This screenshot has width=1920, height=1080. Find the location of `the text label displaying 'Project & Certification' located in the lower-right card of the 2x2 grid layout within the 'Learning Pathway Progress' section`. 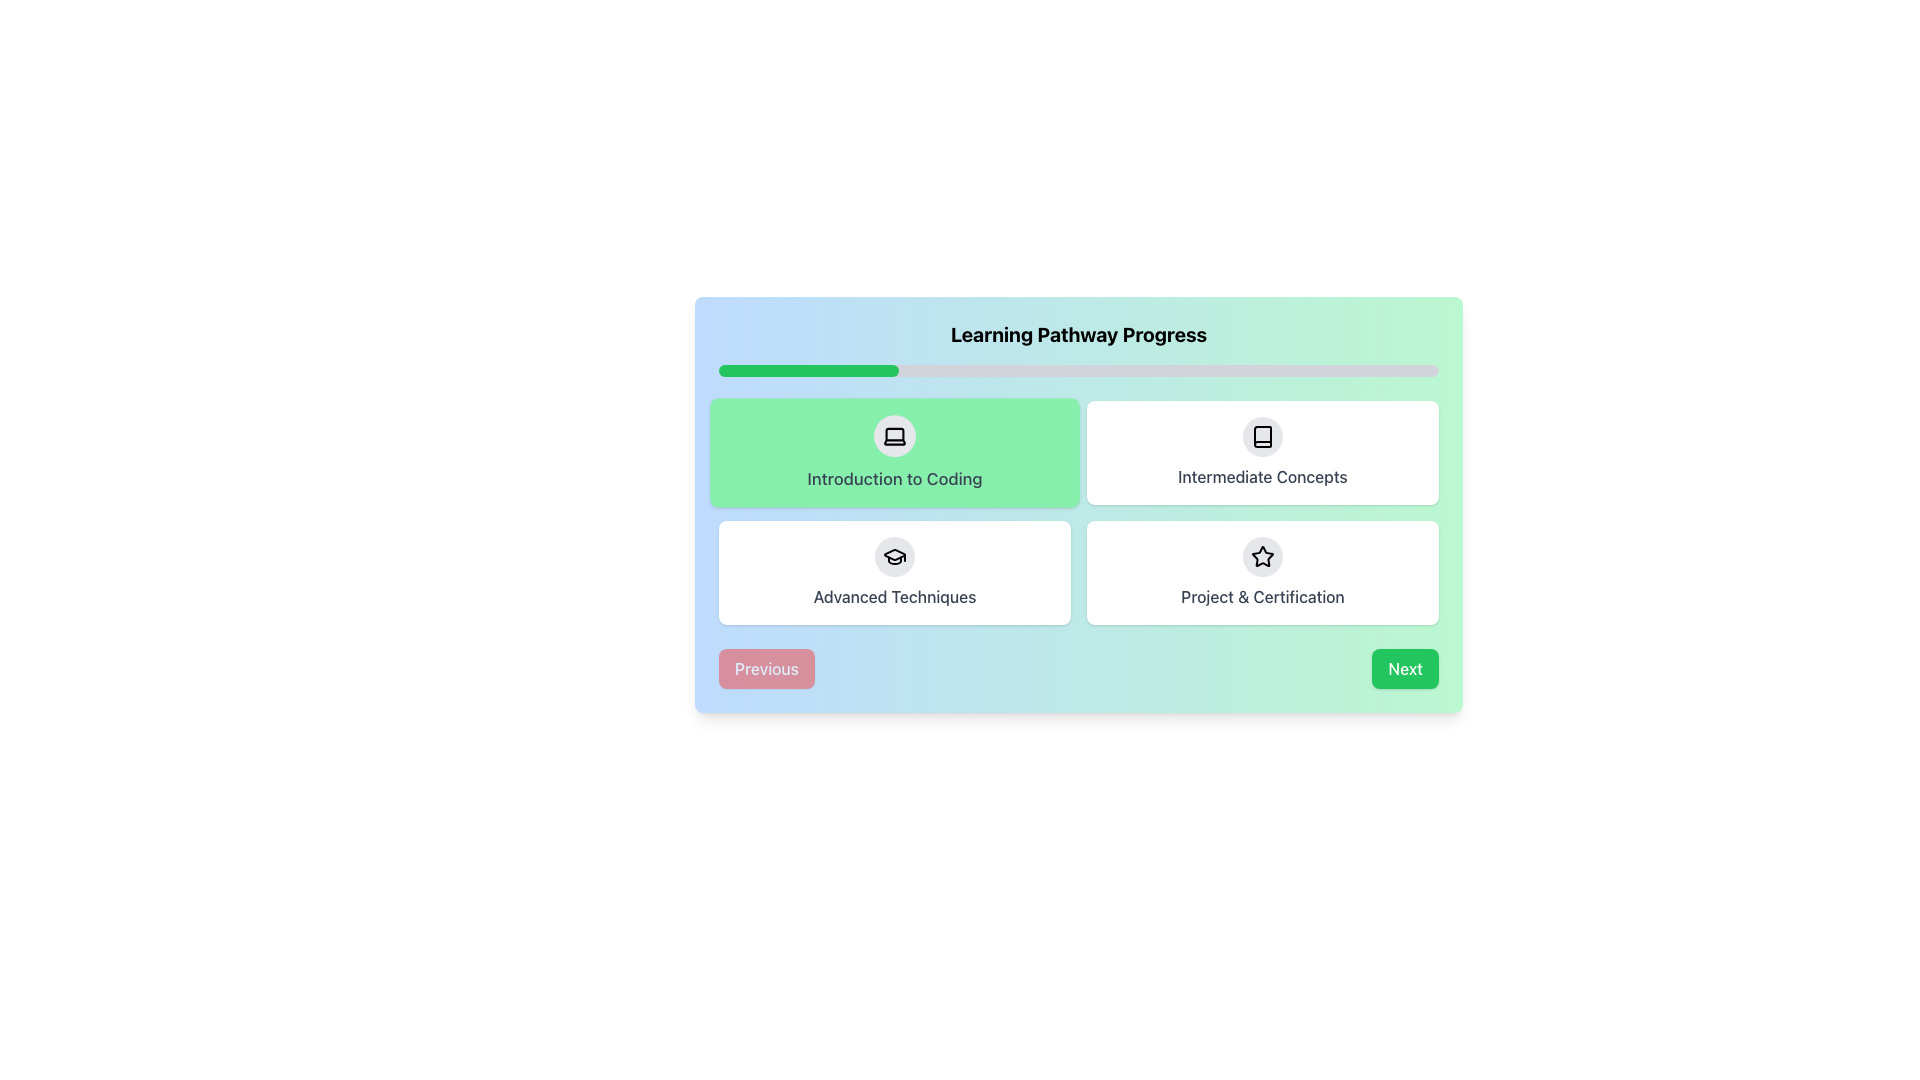

the text label displaying 'Project & Certification' located in the lower-right card of the 2x2 grid layout within the 'Learning Pathway Progress' section is located at coordinates (1261, 596).